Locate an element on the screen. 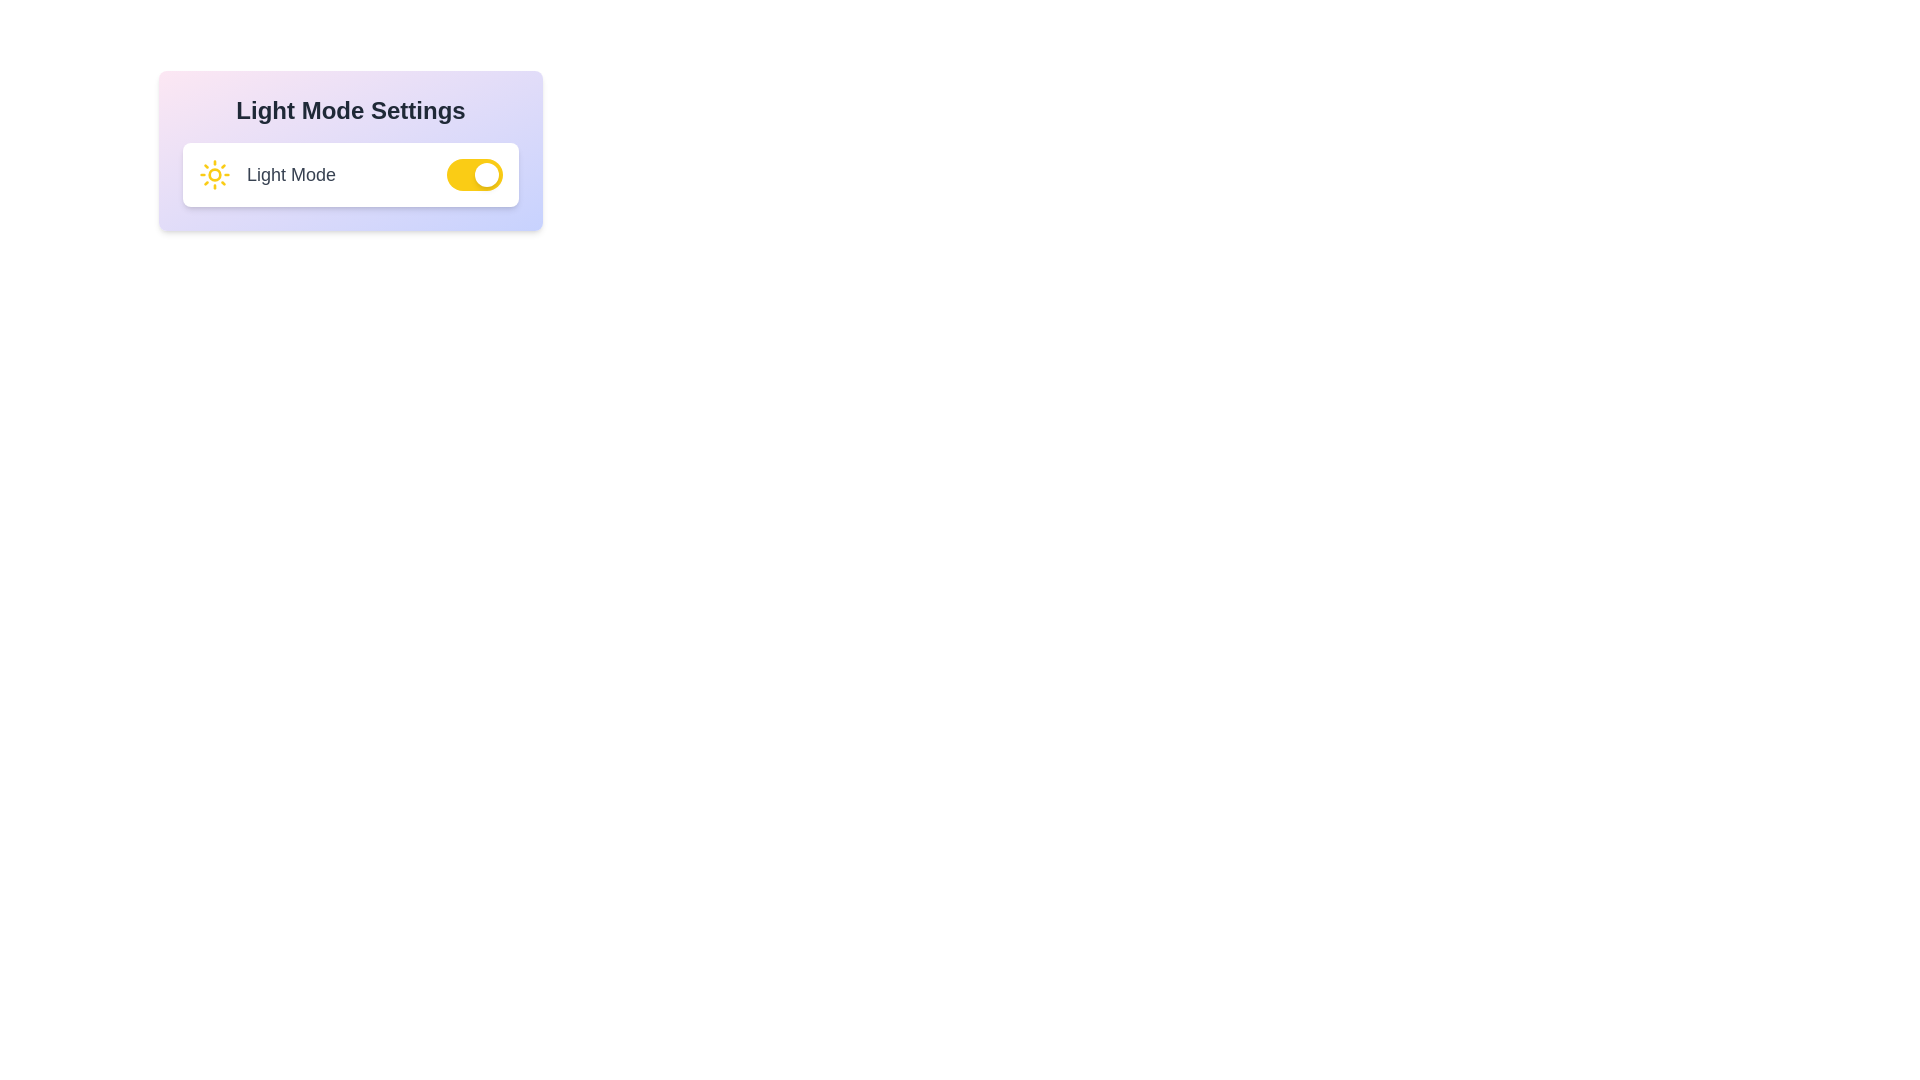  the text 'Light Mode' is located at coordinates (290, 173).